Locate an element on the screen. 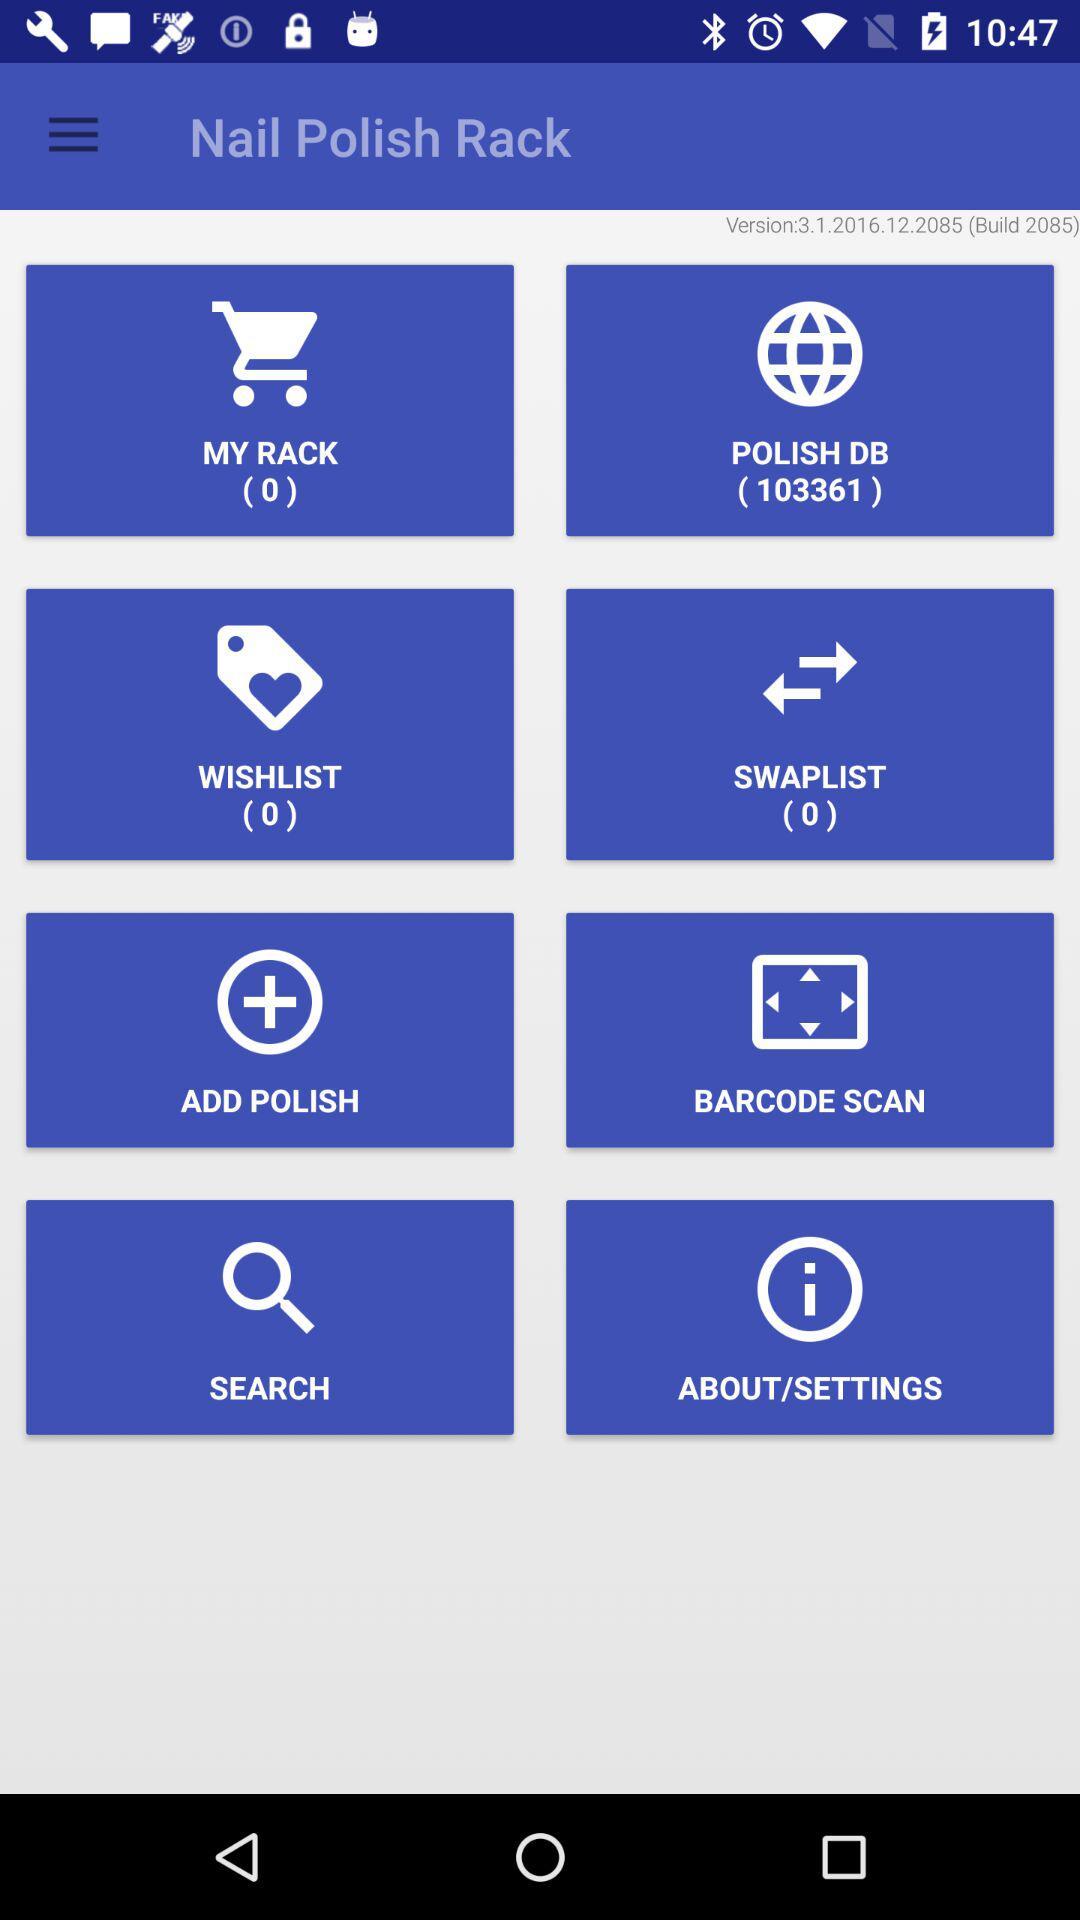 The image size is (1080, 1920). icon next to the polish db is located at coordinates (270, 400).